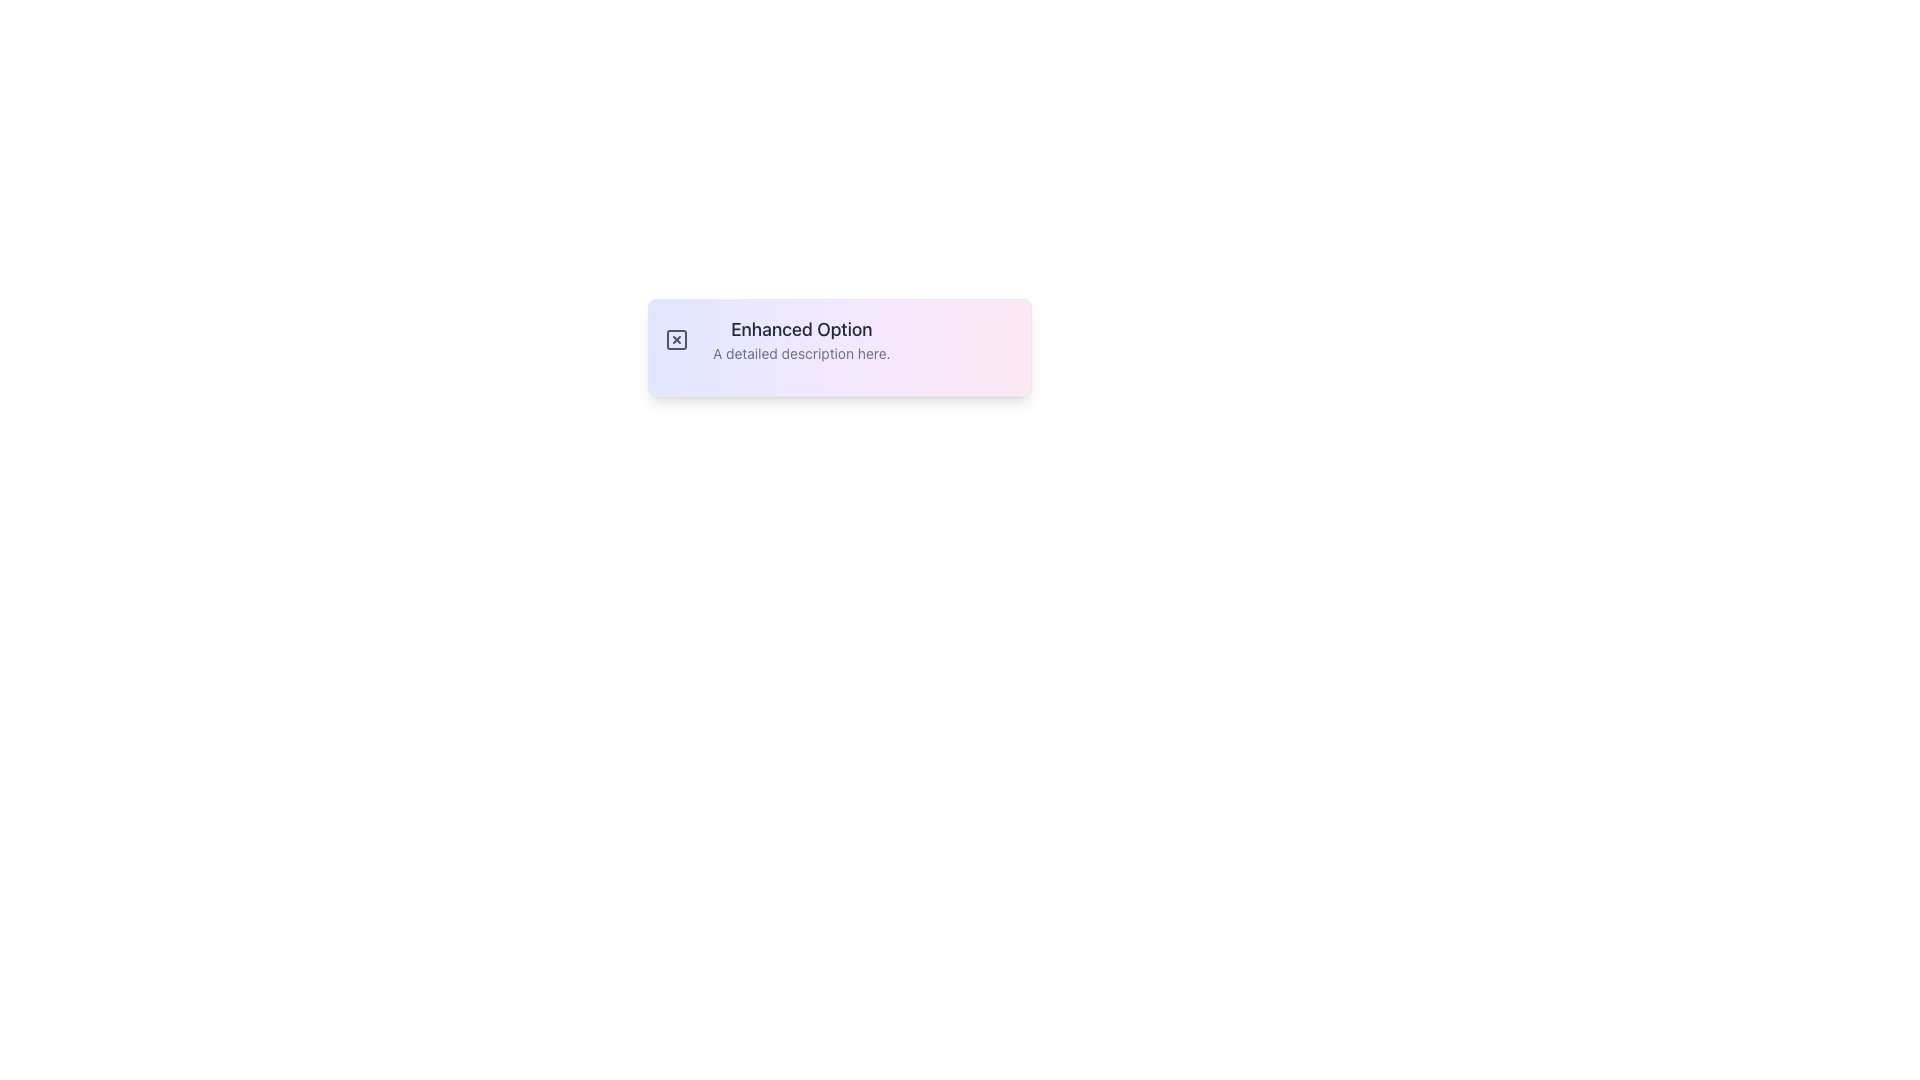 The image size is (1920, 1080). What do you see at coordinates (681, 338) in the screenshot?
I see `the Icon button located to the left of the text 'Enhanced Option'` at bounding box center [681, 338].